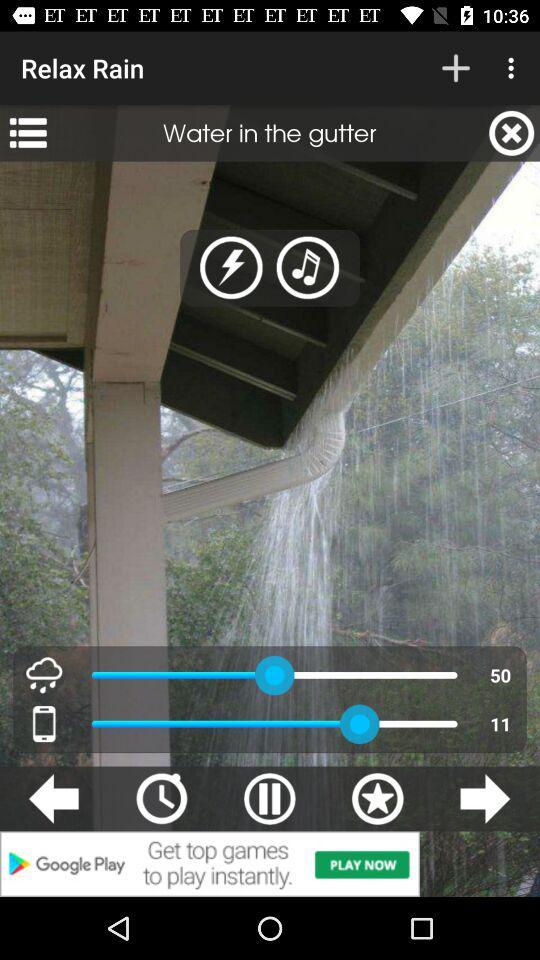  What do you see at coordinates (511, 132) in the screenshot?
I see `the close icon` at bounding box center [511, 132].